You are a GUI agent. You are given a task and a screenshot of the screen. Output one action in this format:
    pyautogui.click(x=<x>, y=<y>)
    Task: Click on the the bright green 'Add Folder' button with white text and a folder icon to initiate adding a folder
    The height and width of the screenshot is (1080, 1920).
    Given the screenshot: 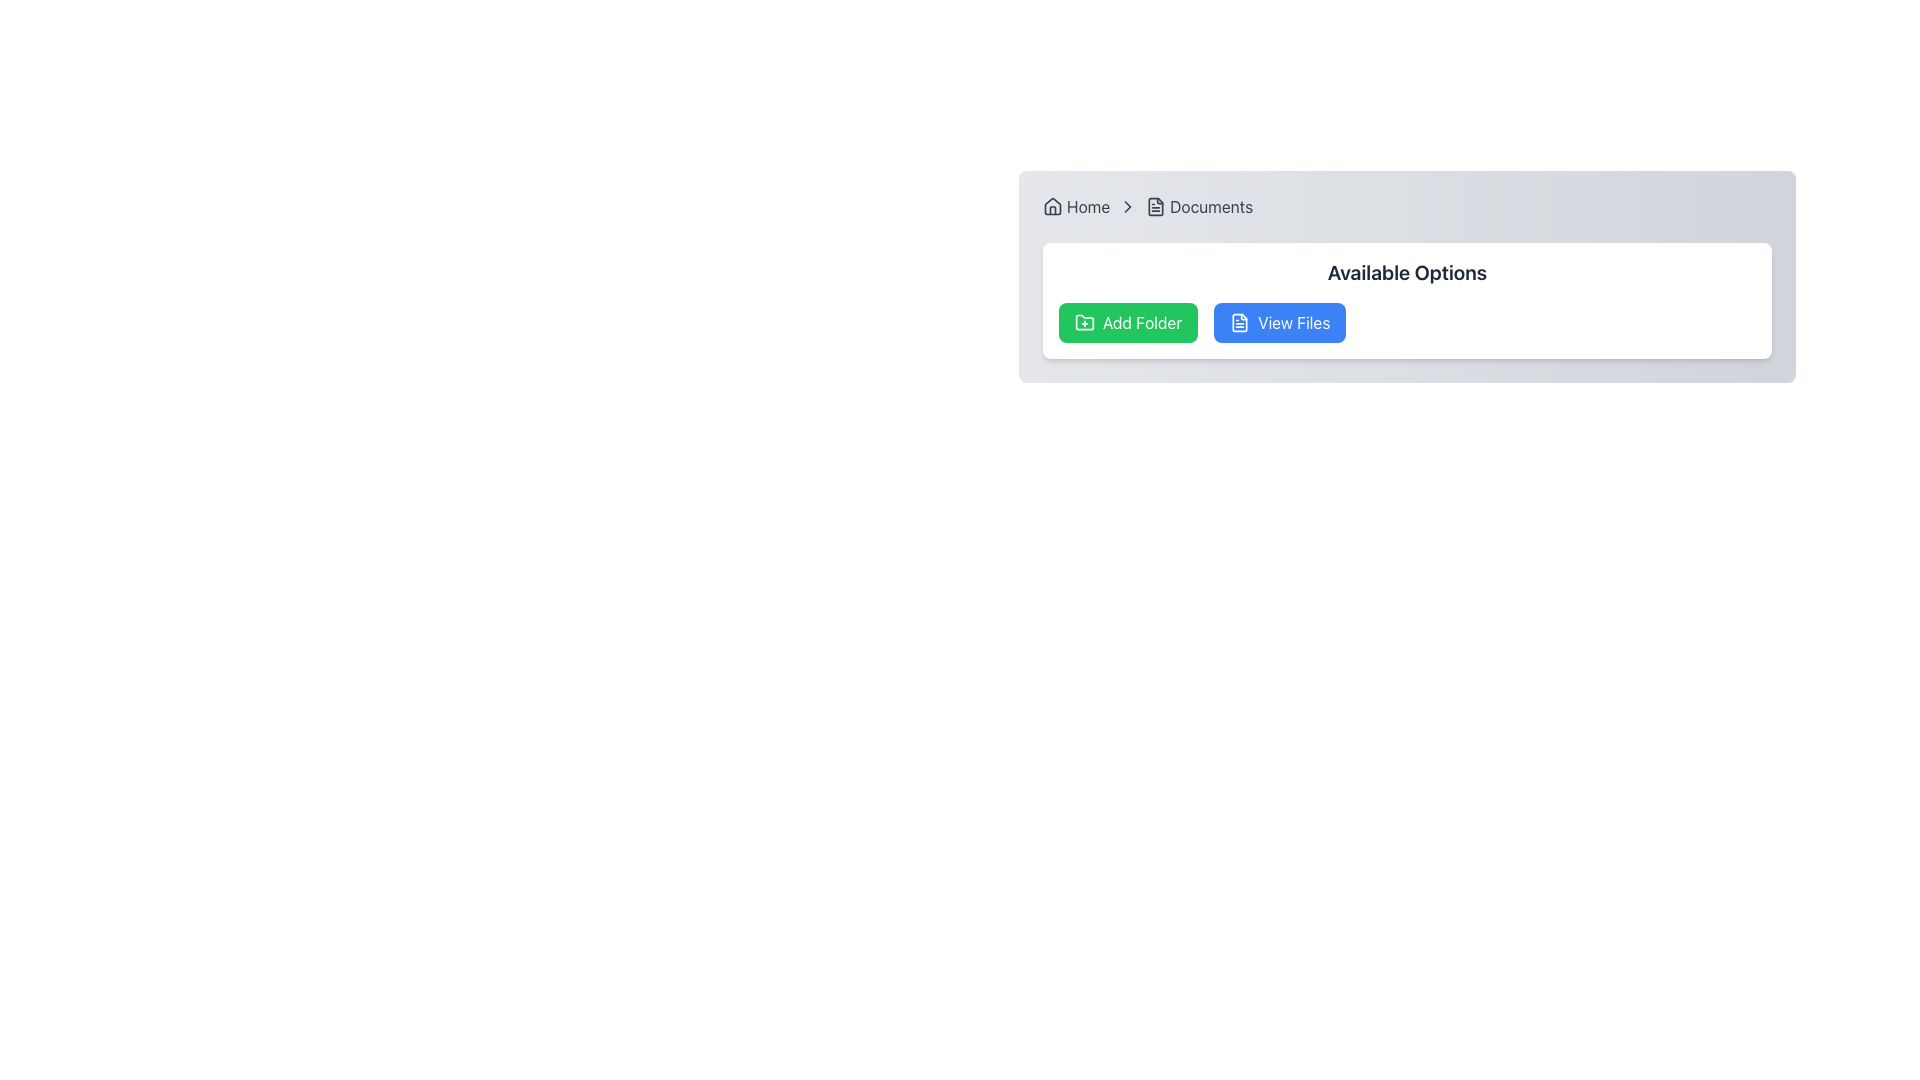 What is the action you would take?
    pyautogui.click(x=1128, y=322)
    